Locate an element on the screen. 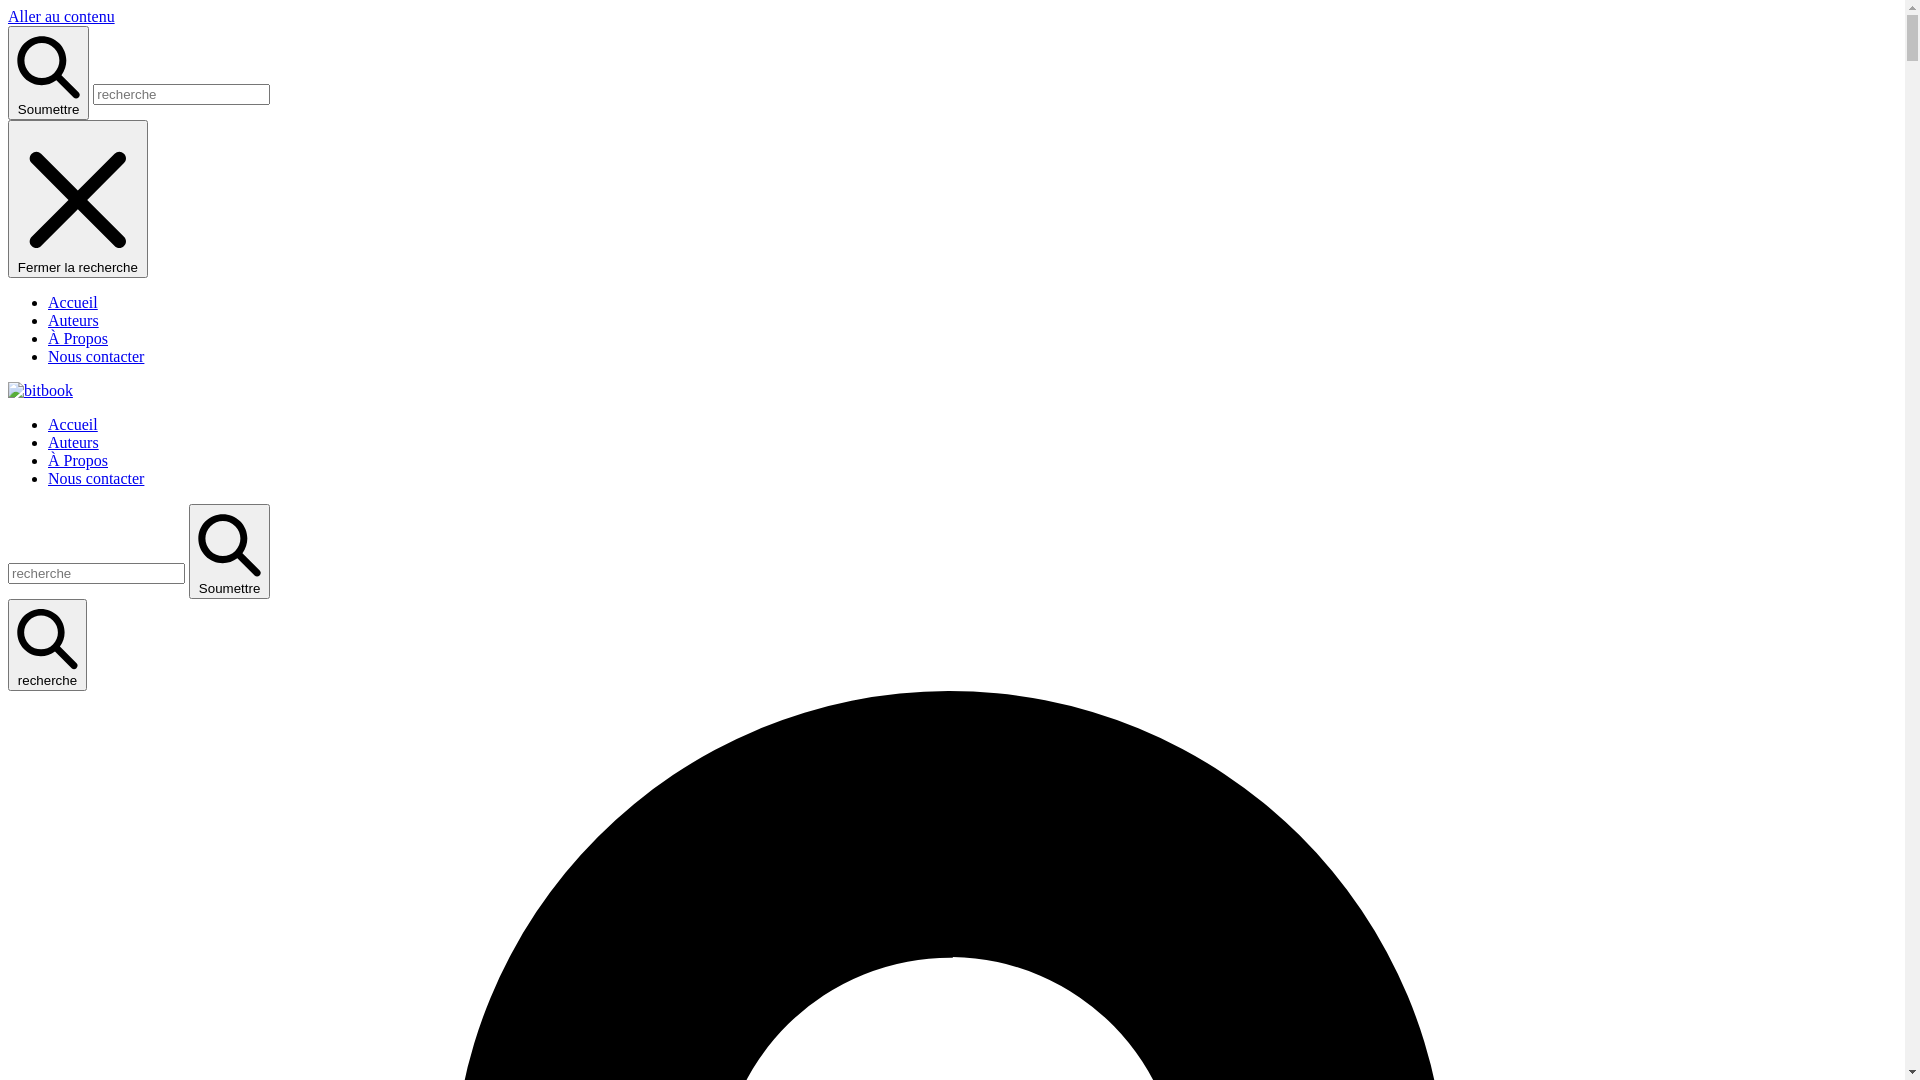 The image size is (1920, 1080). 'Accueil' is located at coordinates (48, 423).